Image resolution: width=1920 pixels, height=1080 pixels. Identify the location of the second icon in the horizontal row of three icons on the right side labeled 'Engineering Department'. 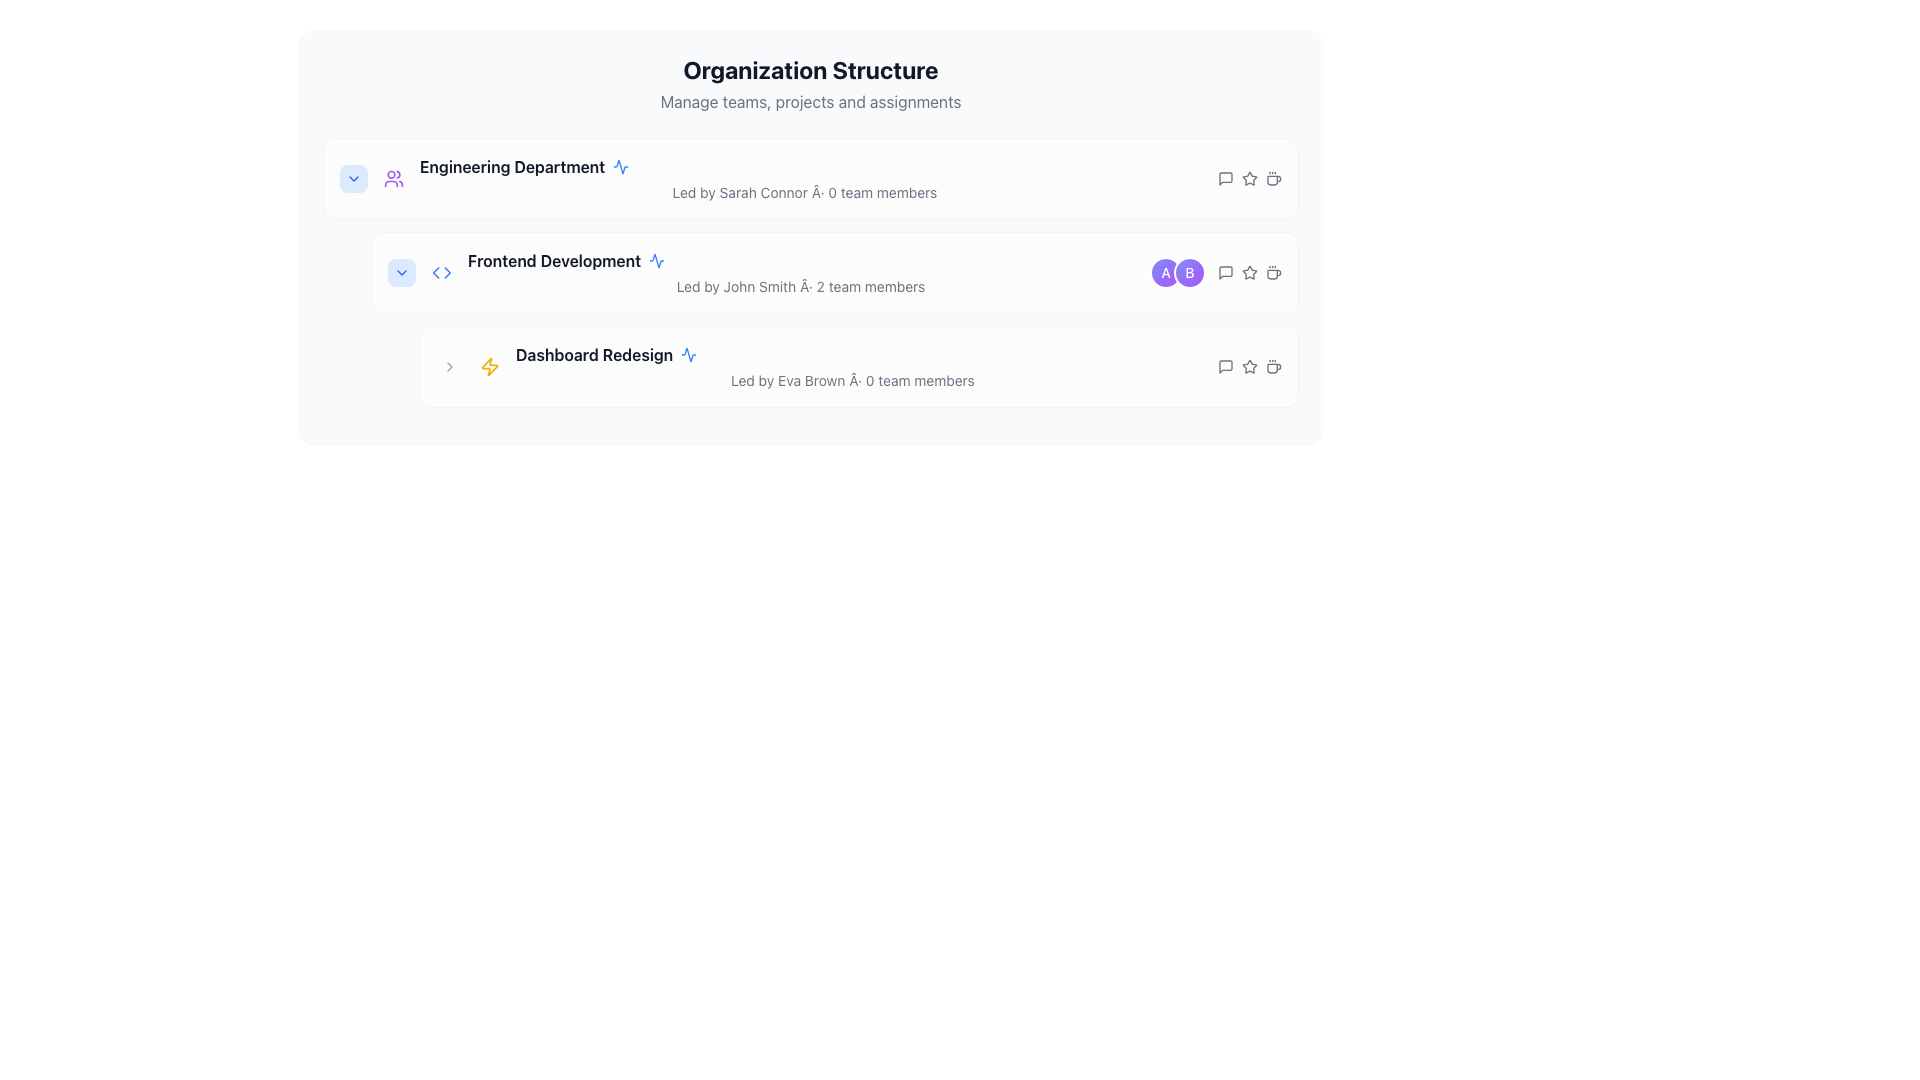
(1248, 177).